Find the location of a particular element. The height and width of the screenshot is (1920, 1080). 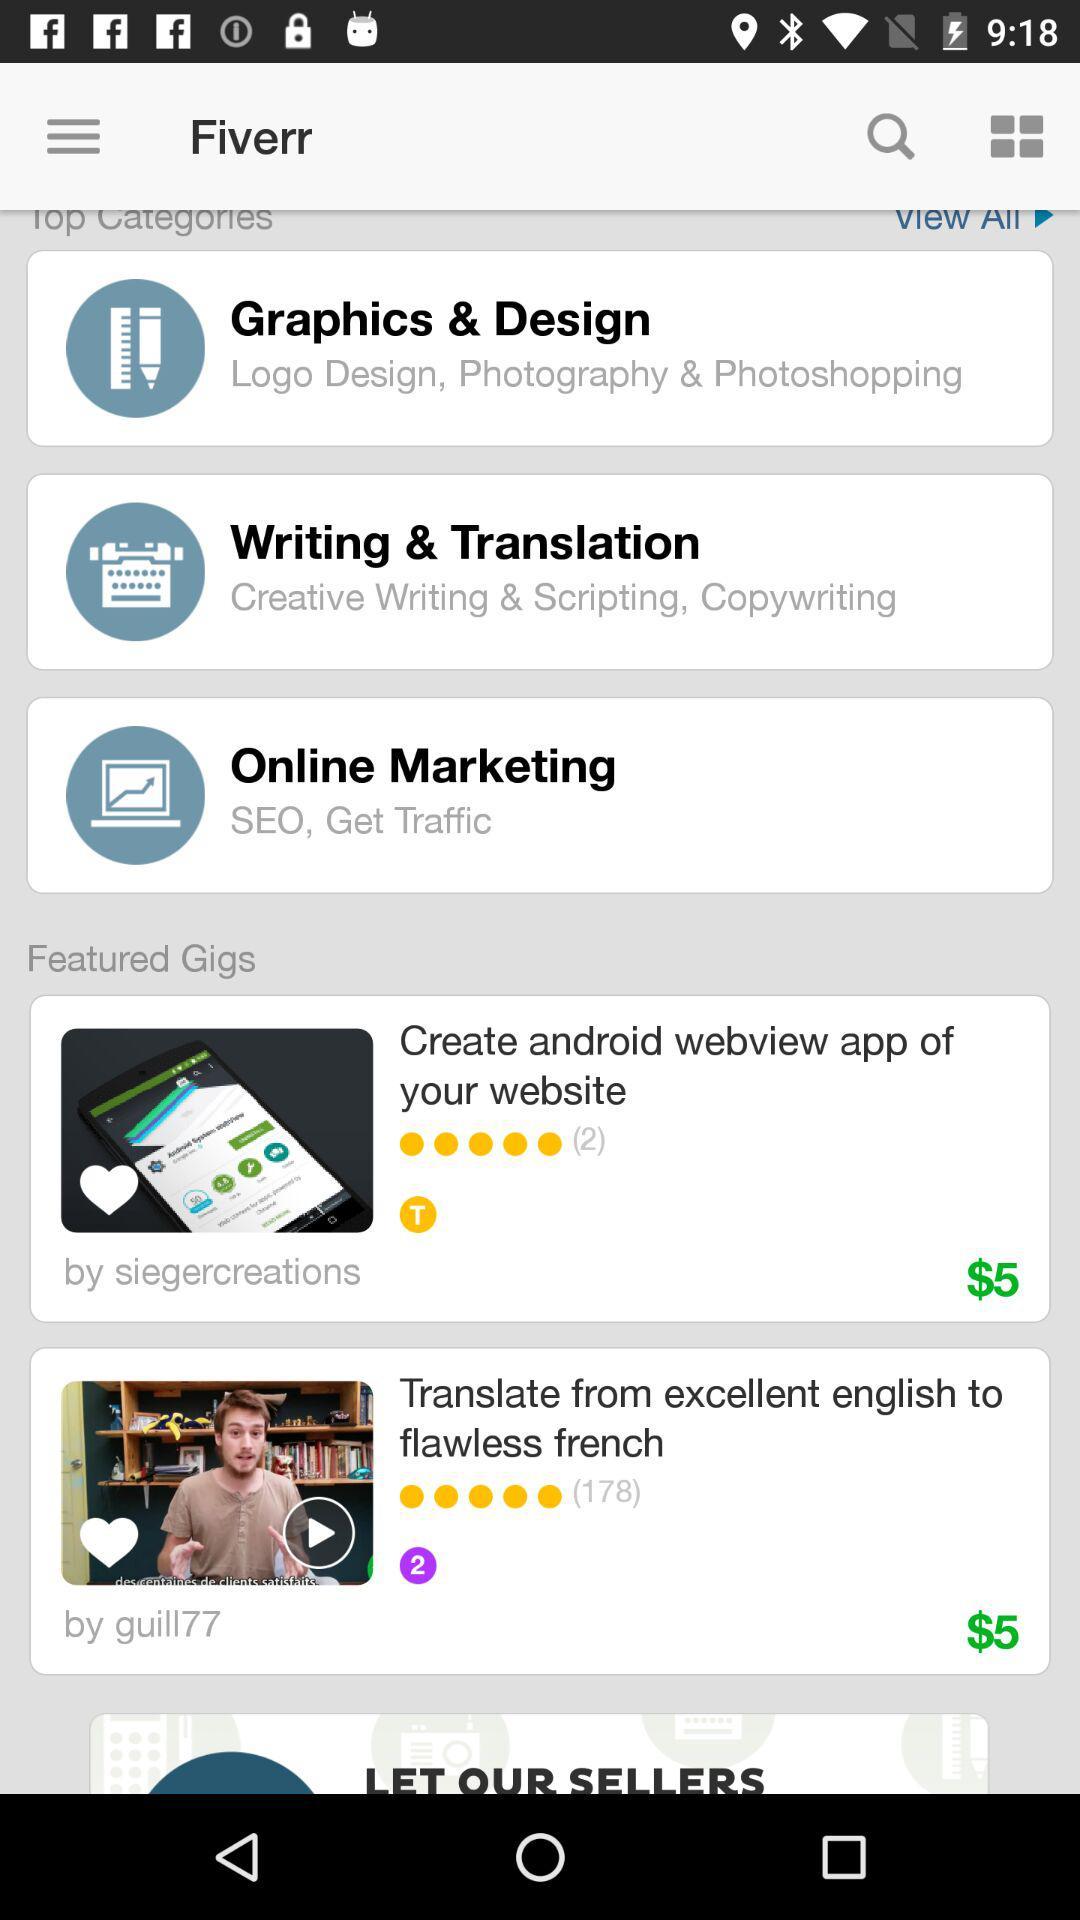

icon to the right of fiverr icon is located at coordinates (890, 135).